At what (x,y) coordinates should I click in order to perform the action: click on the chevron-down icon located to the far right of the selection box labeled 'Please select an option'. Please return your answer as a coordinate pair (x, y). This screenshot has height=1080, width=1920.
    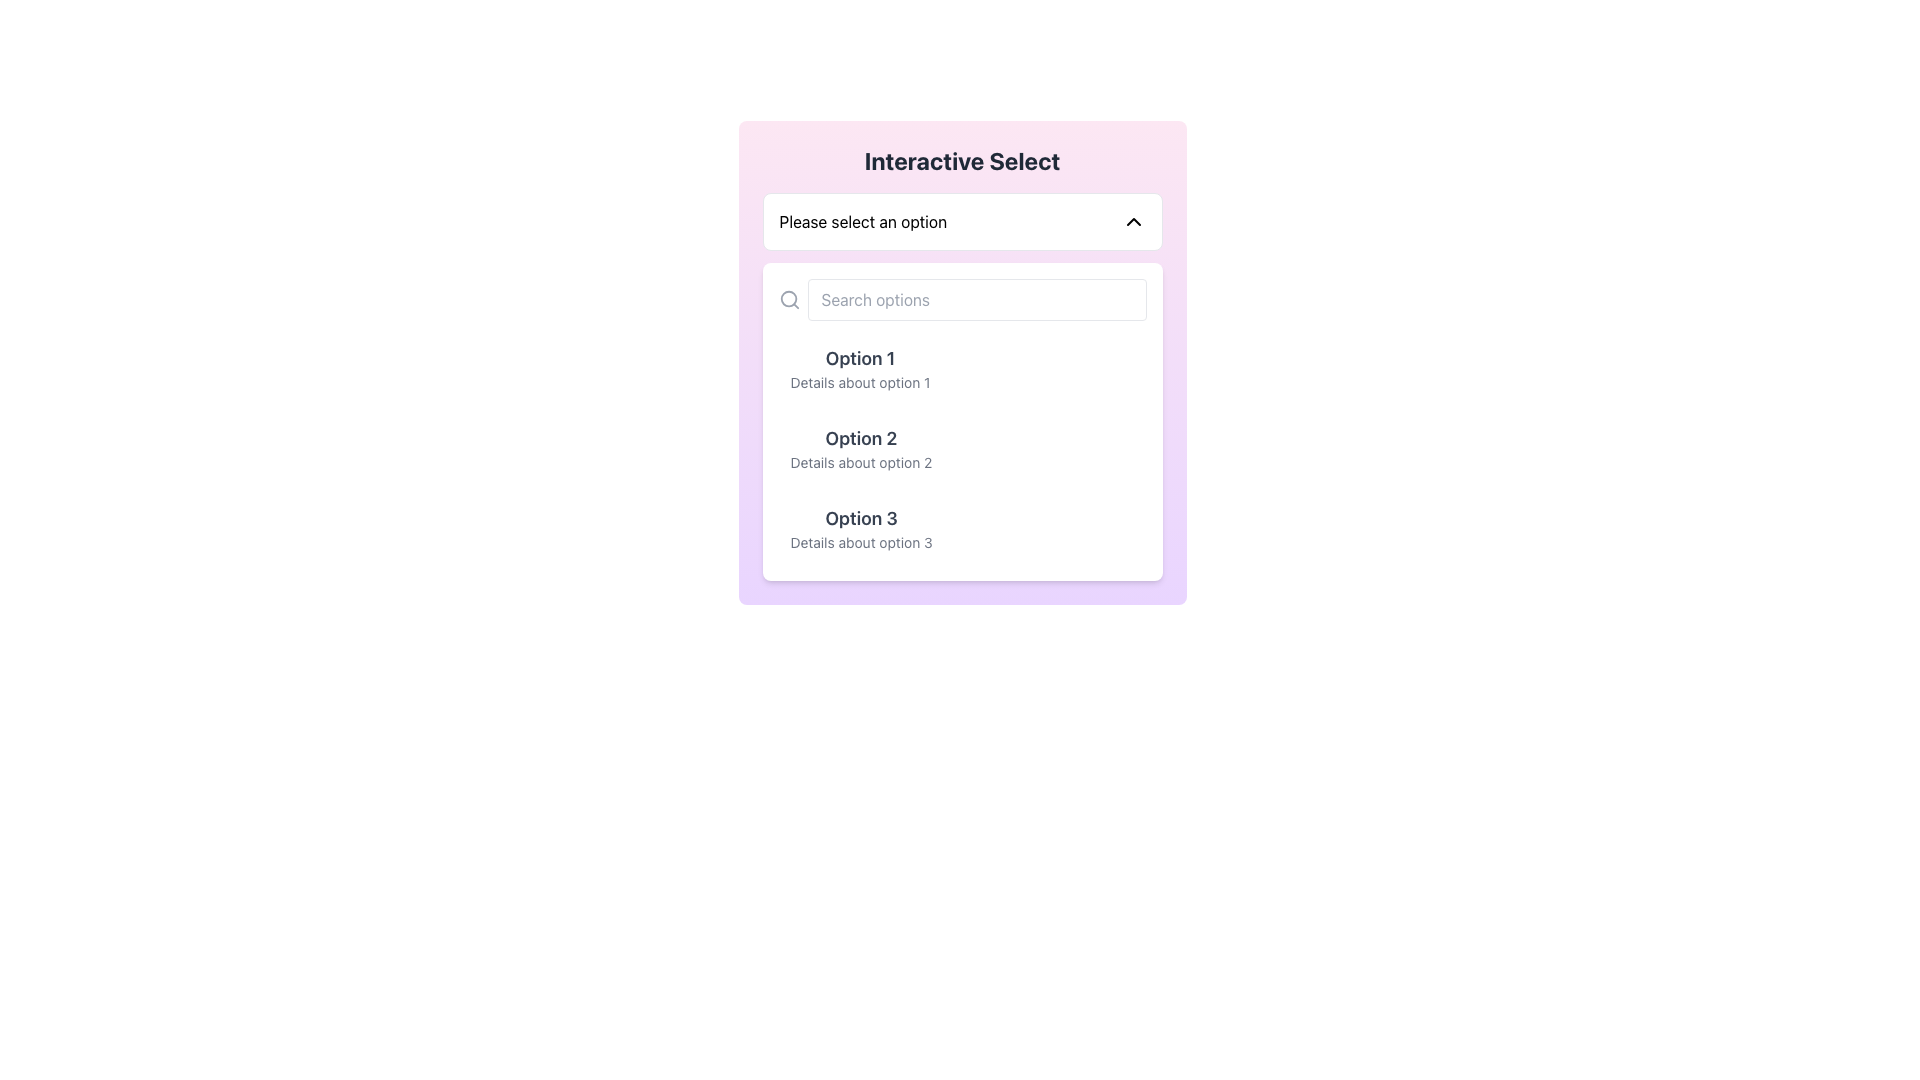
    Looking at the image, I should click on (1133, 222).